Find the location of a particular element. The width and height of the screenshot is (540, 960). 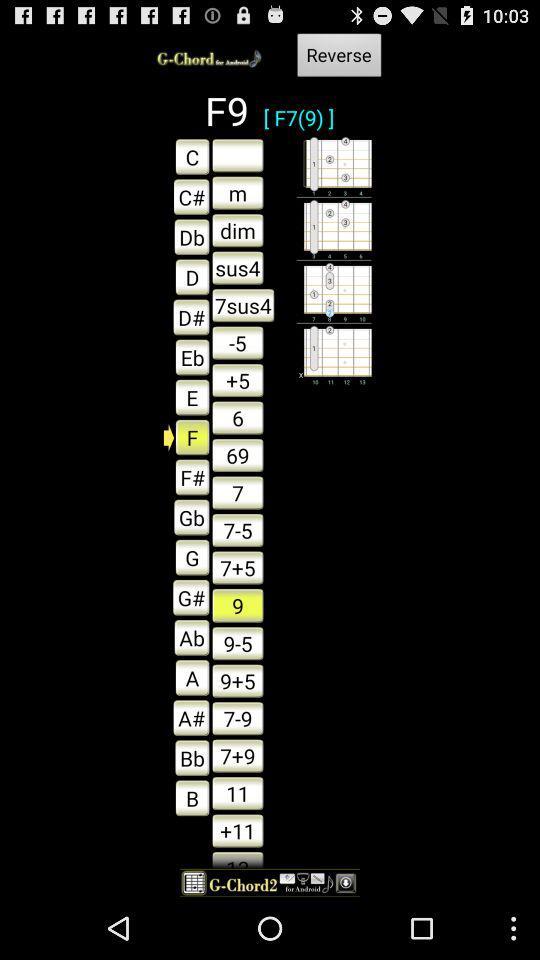

the text c is located at coordinates (185, 196).